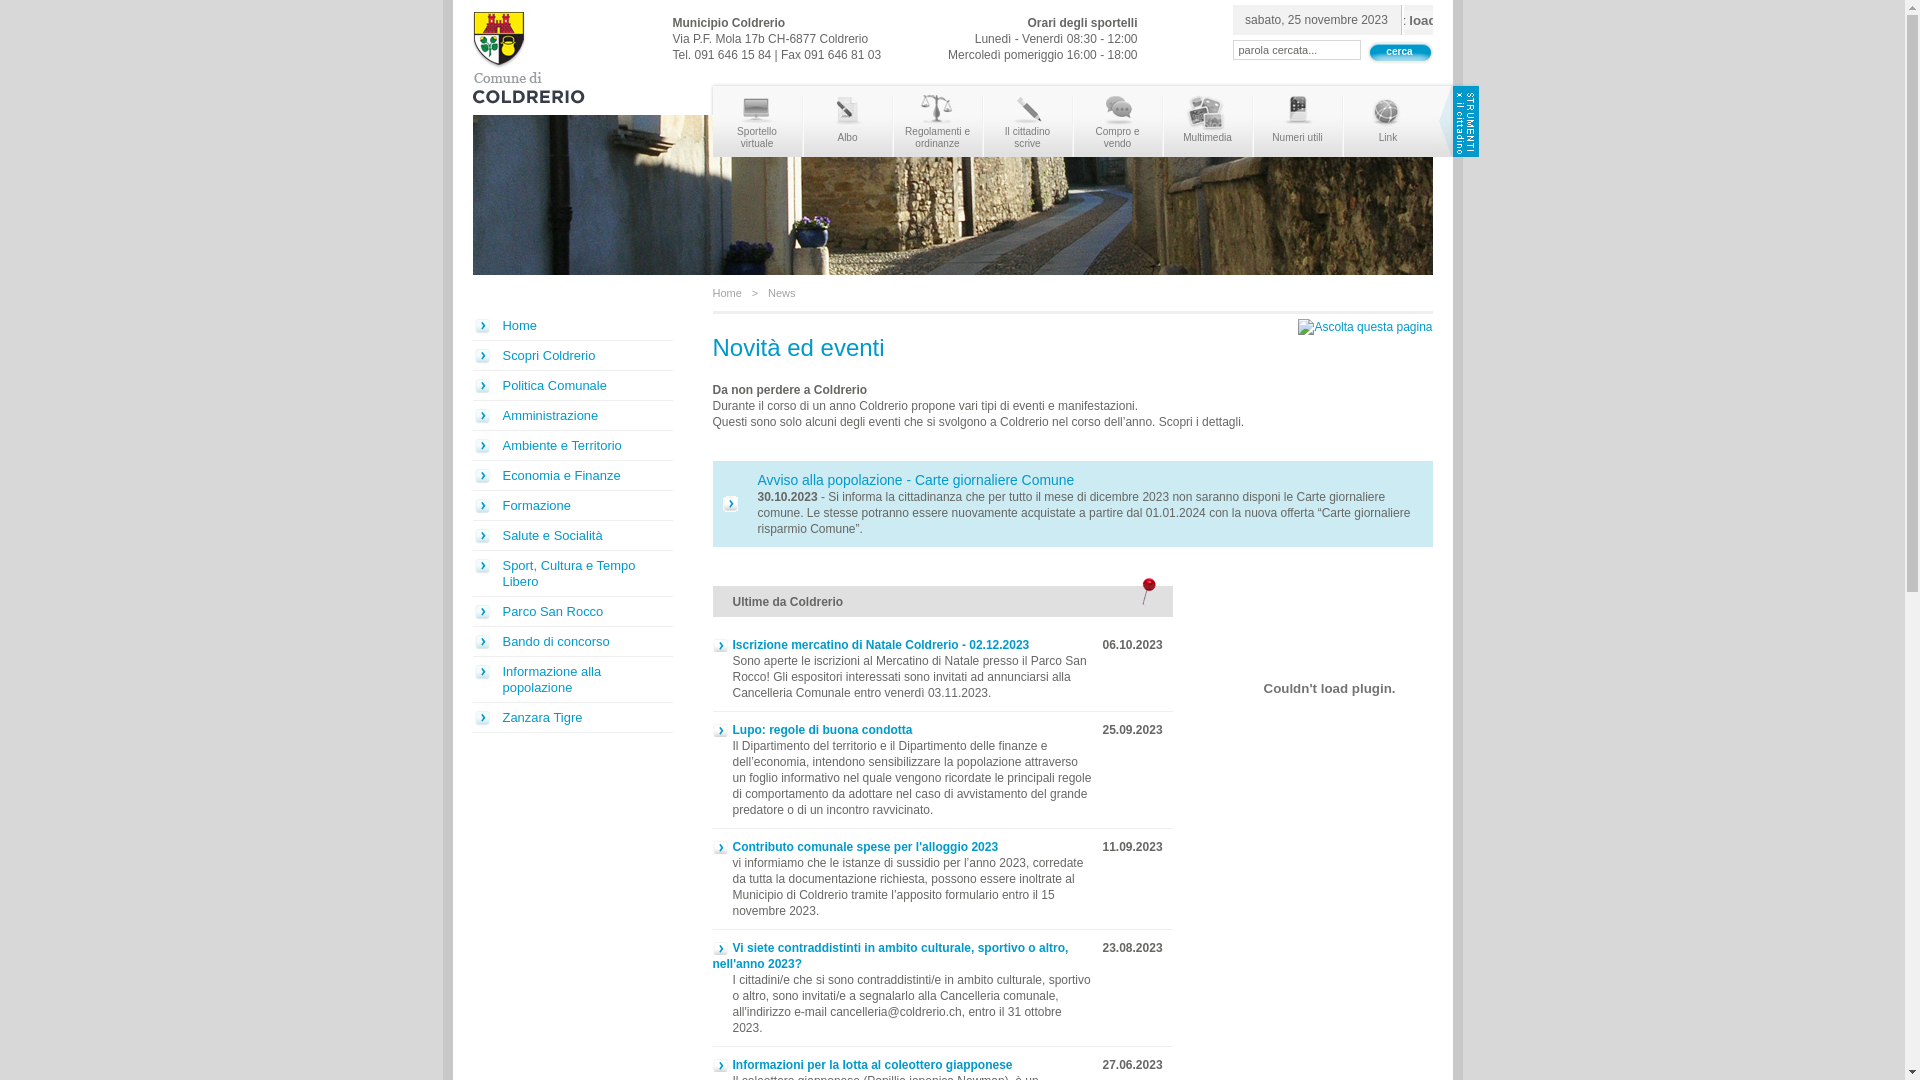 The height and width of the screenshot is (1080, 1920). I want to click on 'Informazione alla popolazione', so click(570, 678).